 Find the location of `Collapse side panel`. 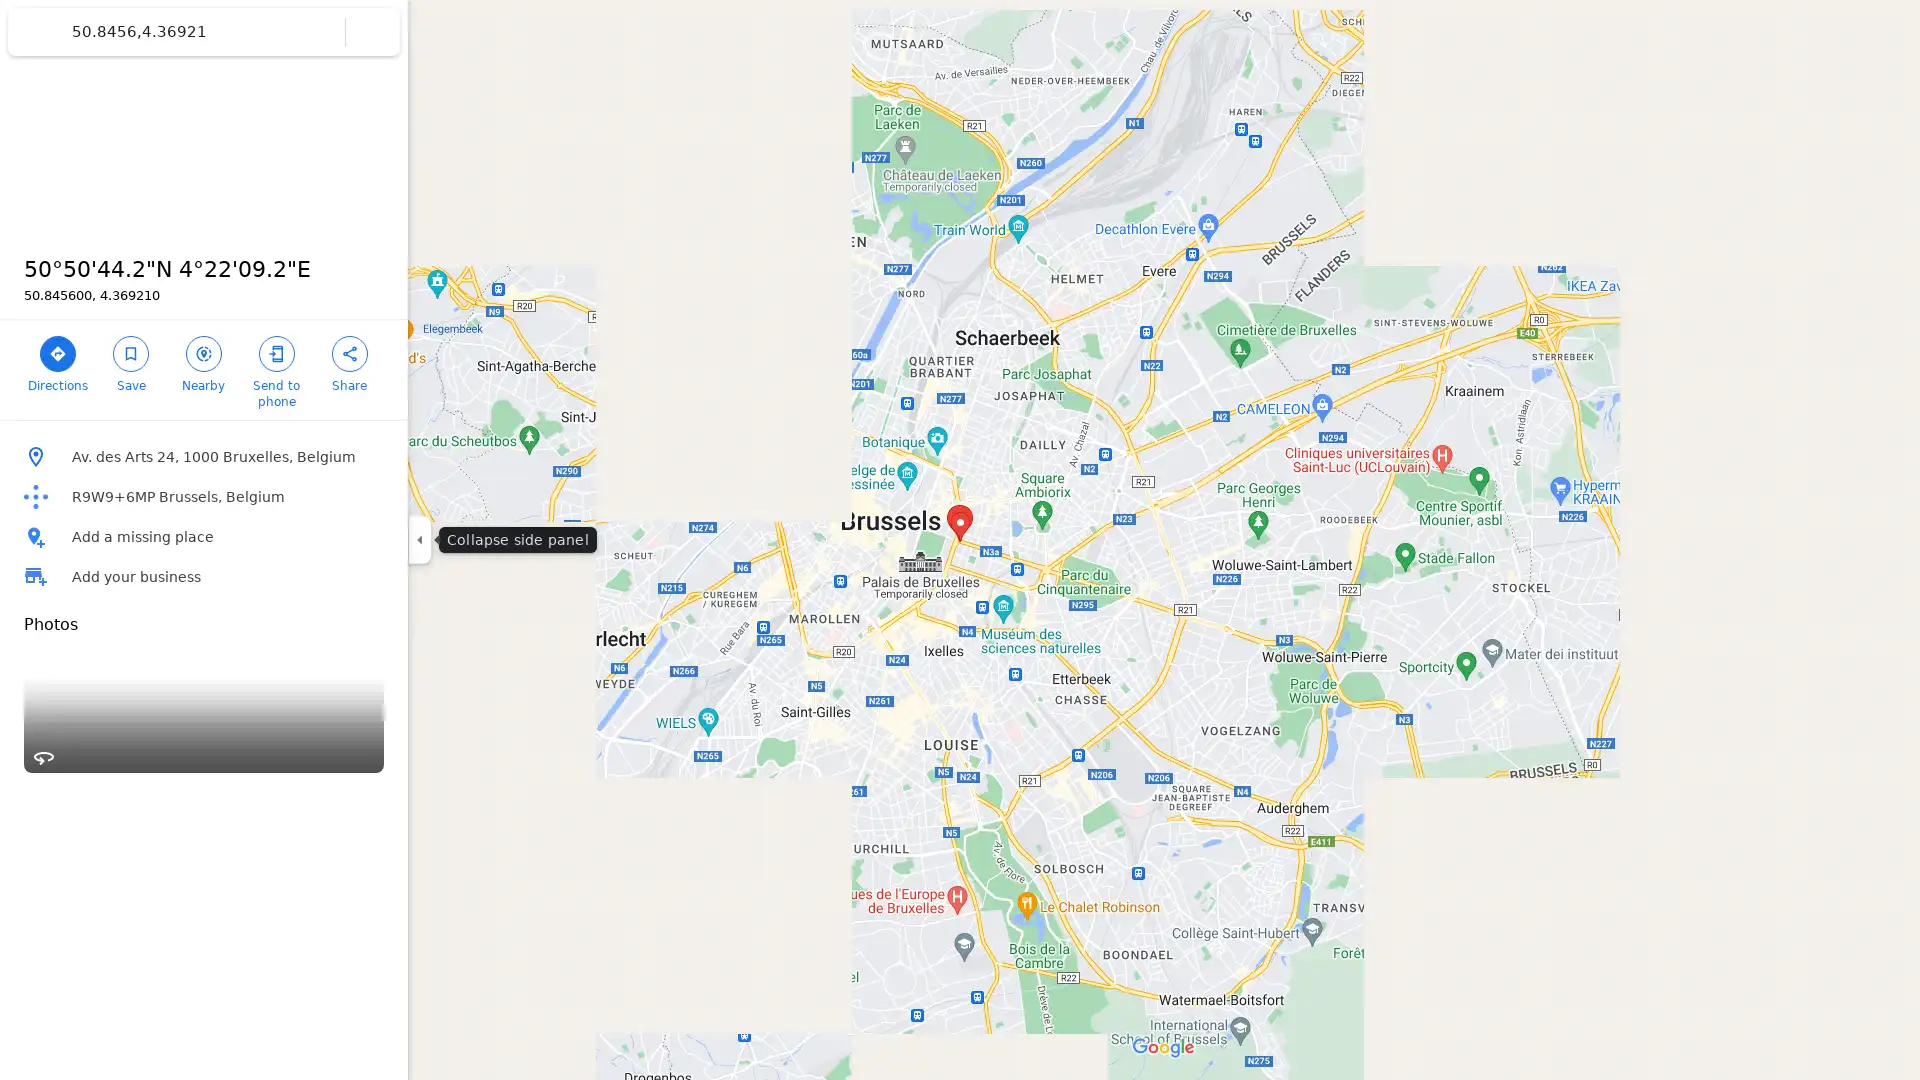

Collapse side panel is located at coordinates (418, 540).